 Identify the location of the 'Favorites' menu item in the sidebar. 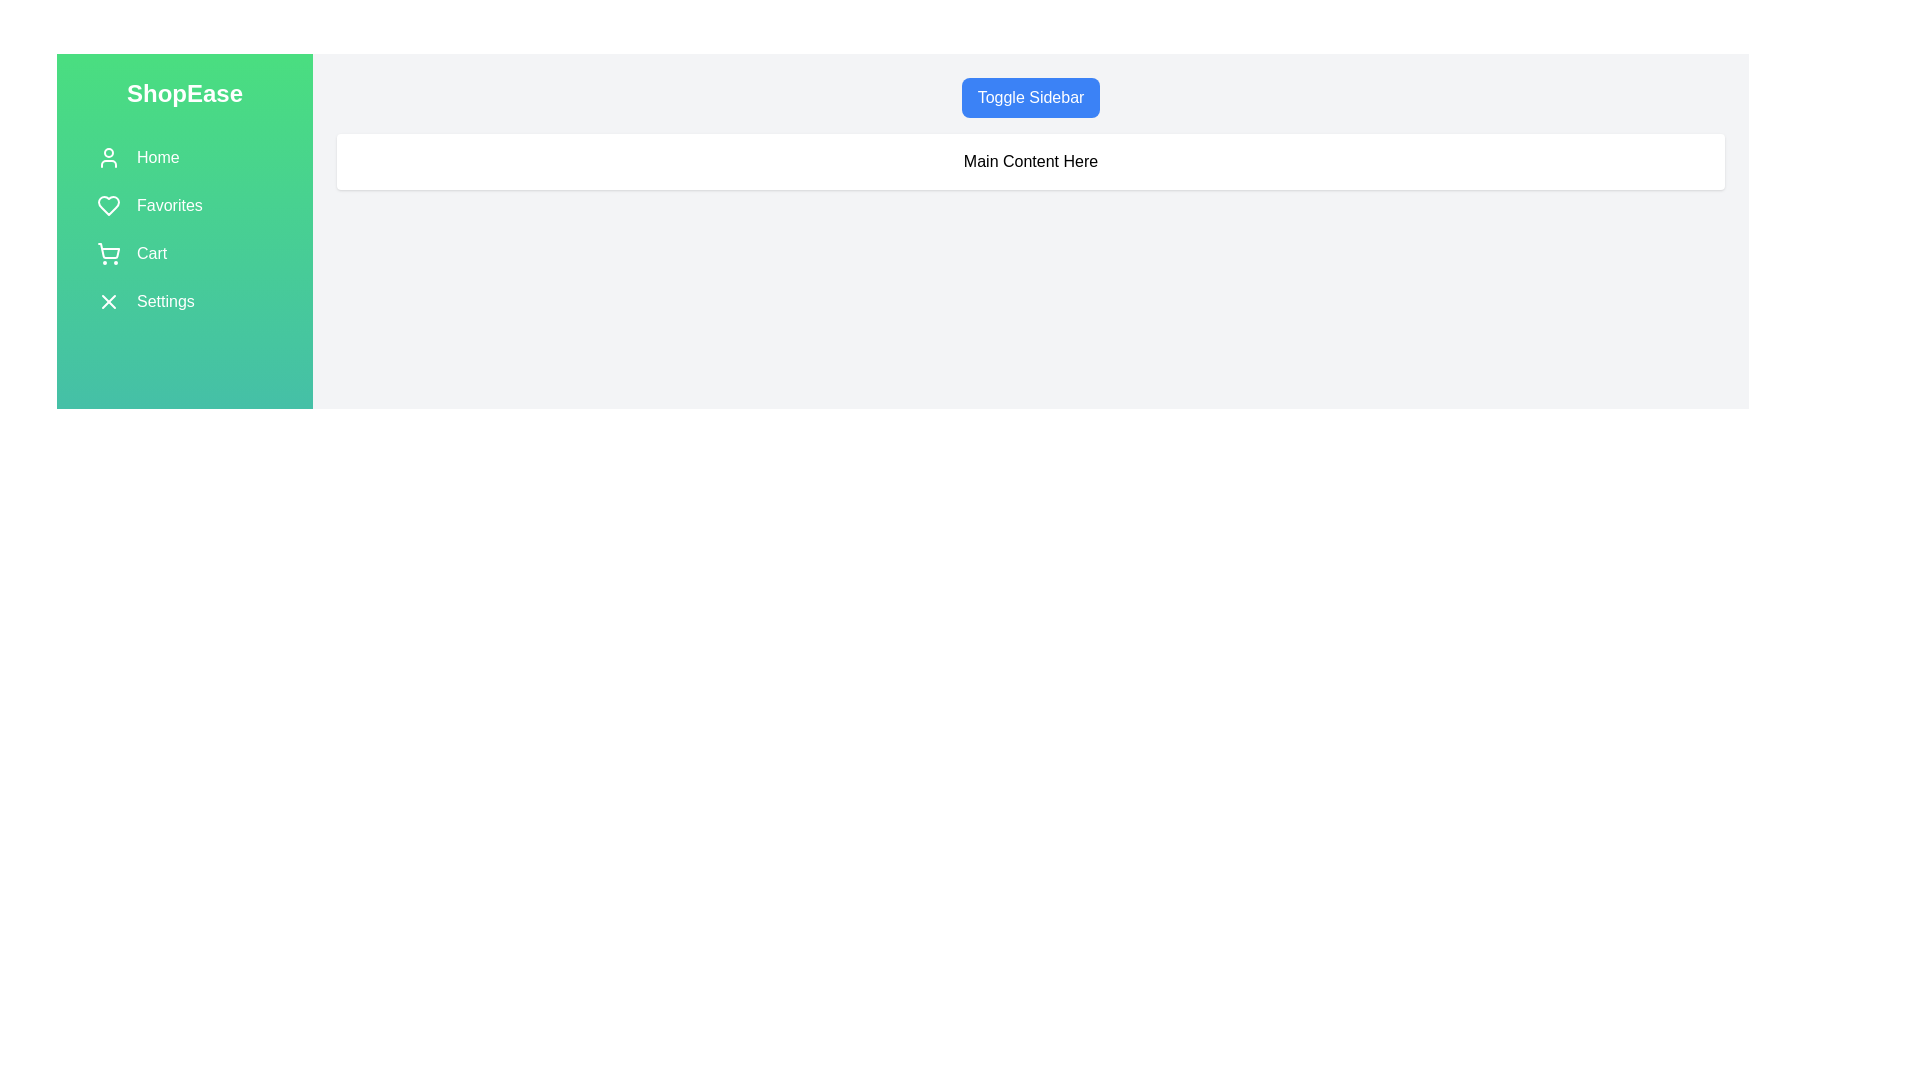
(185, 205).